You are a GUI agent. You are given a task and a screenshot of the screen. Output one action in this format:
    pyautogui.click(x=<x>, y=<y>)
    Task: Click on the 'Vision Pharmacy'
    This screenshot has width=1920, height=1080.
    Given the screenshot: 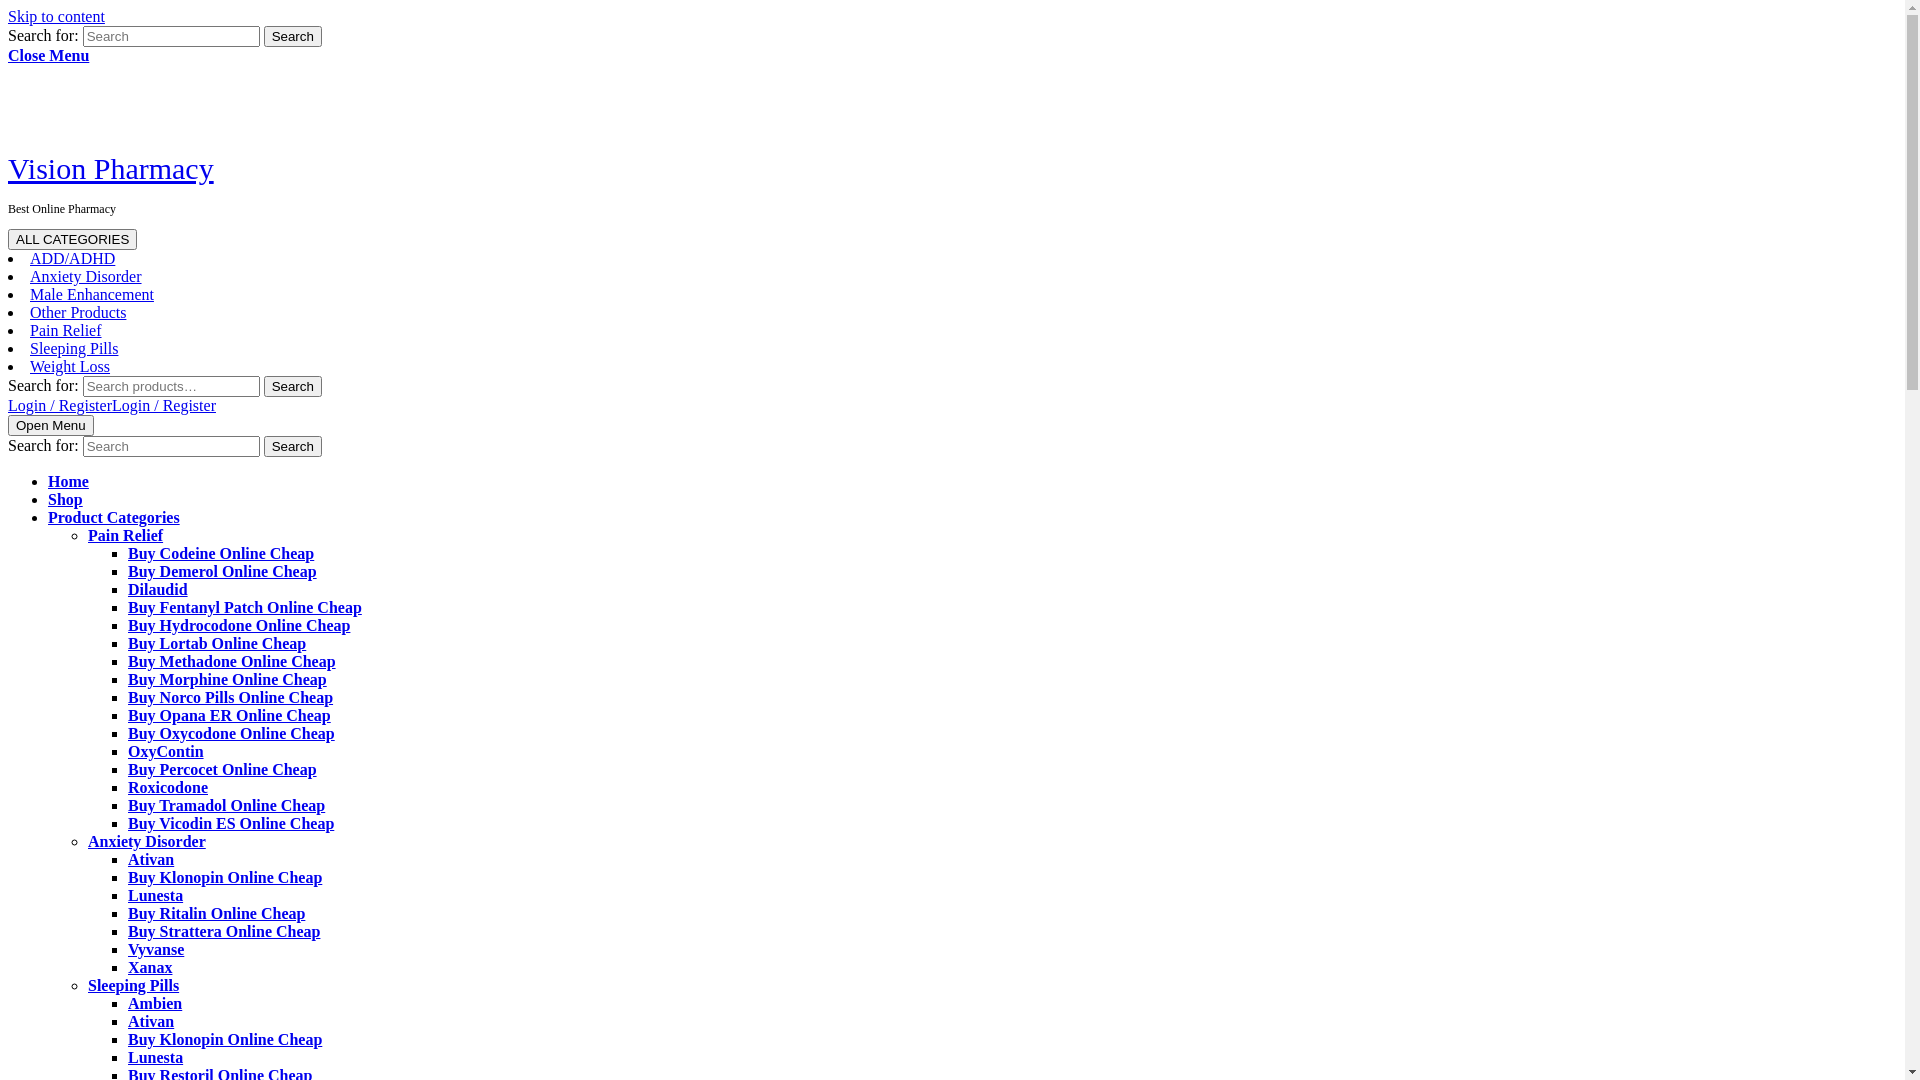 What is the action you would take?
    pyautogui.click(x=109, y=167)
    